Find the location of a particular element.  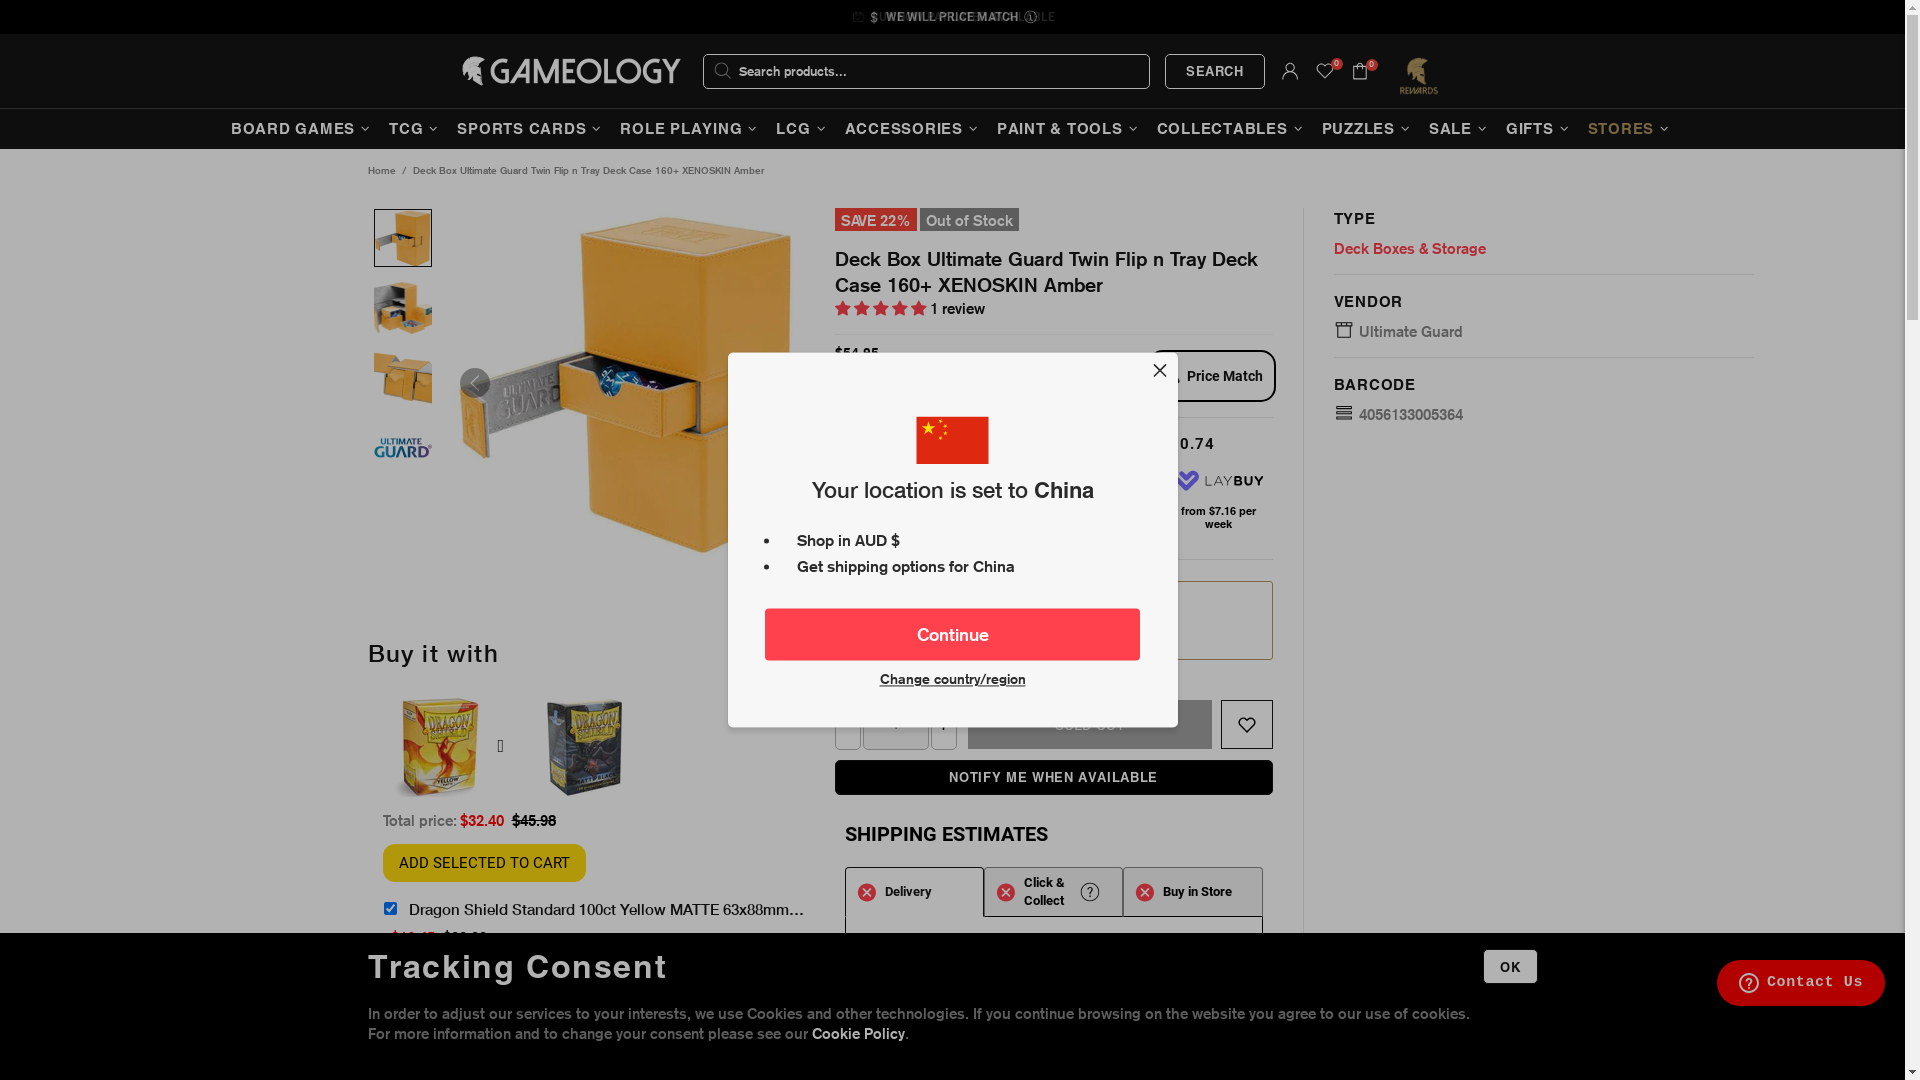

'Deck Boxes & Storage' is located at coordinates (1409, 248).